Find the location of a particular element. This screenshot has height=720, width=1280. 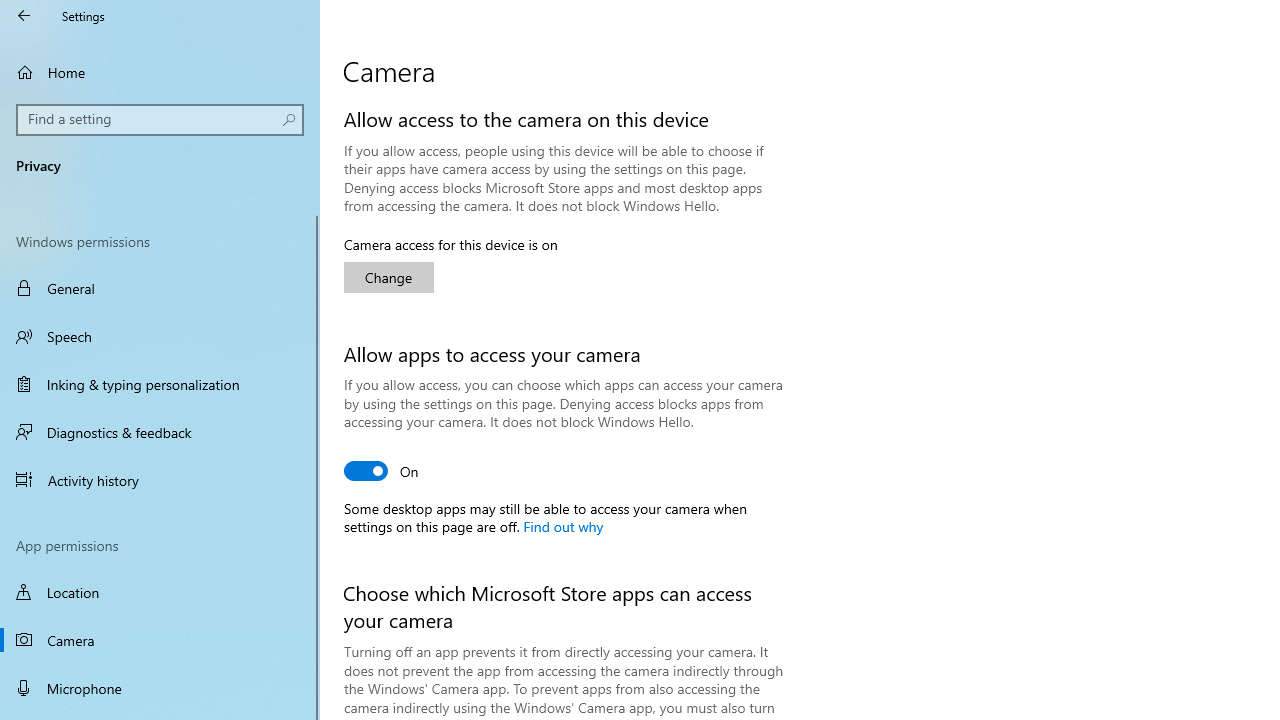

'Diagnostics & feedback' is located at coordinates (160, 431).